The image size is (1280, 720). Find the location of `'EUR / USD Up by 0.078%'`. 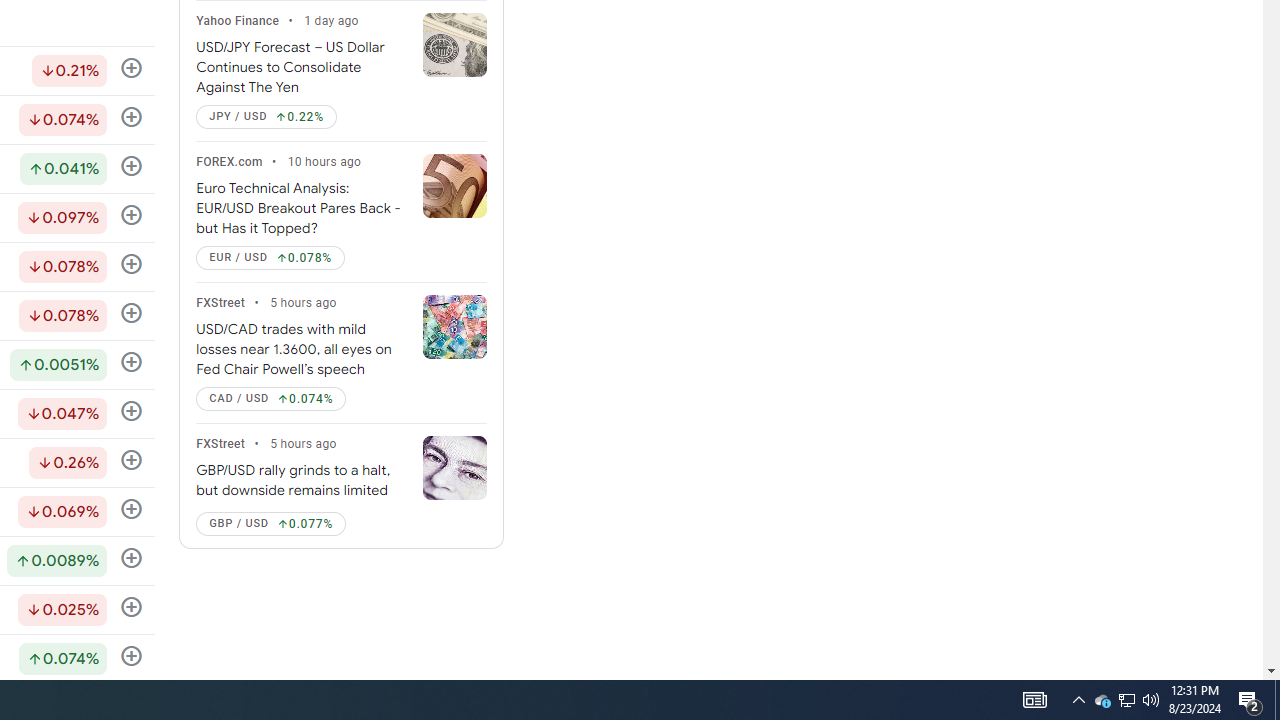

'EUR / USD Up by 0.078%' is located at coordinates (269, 257).